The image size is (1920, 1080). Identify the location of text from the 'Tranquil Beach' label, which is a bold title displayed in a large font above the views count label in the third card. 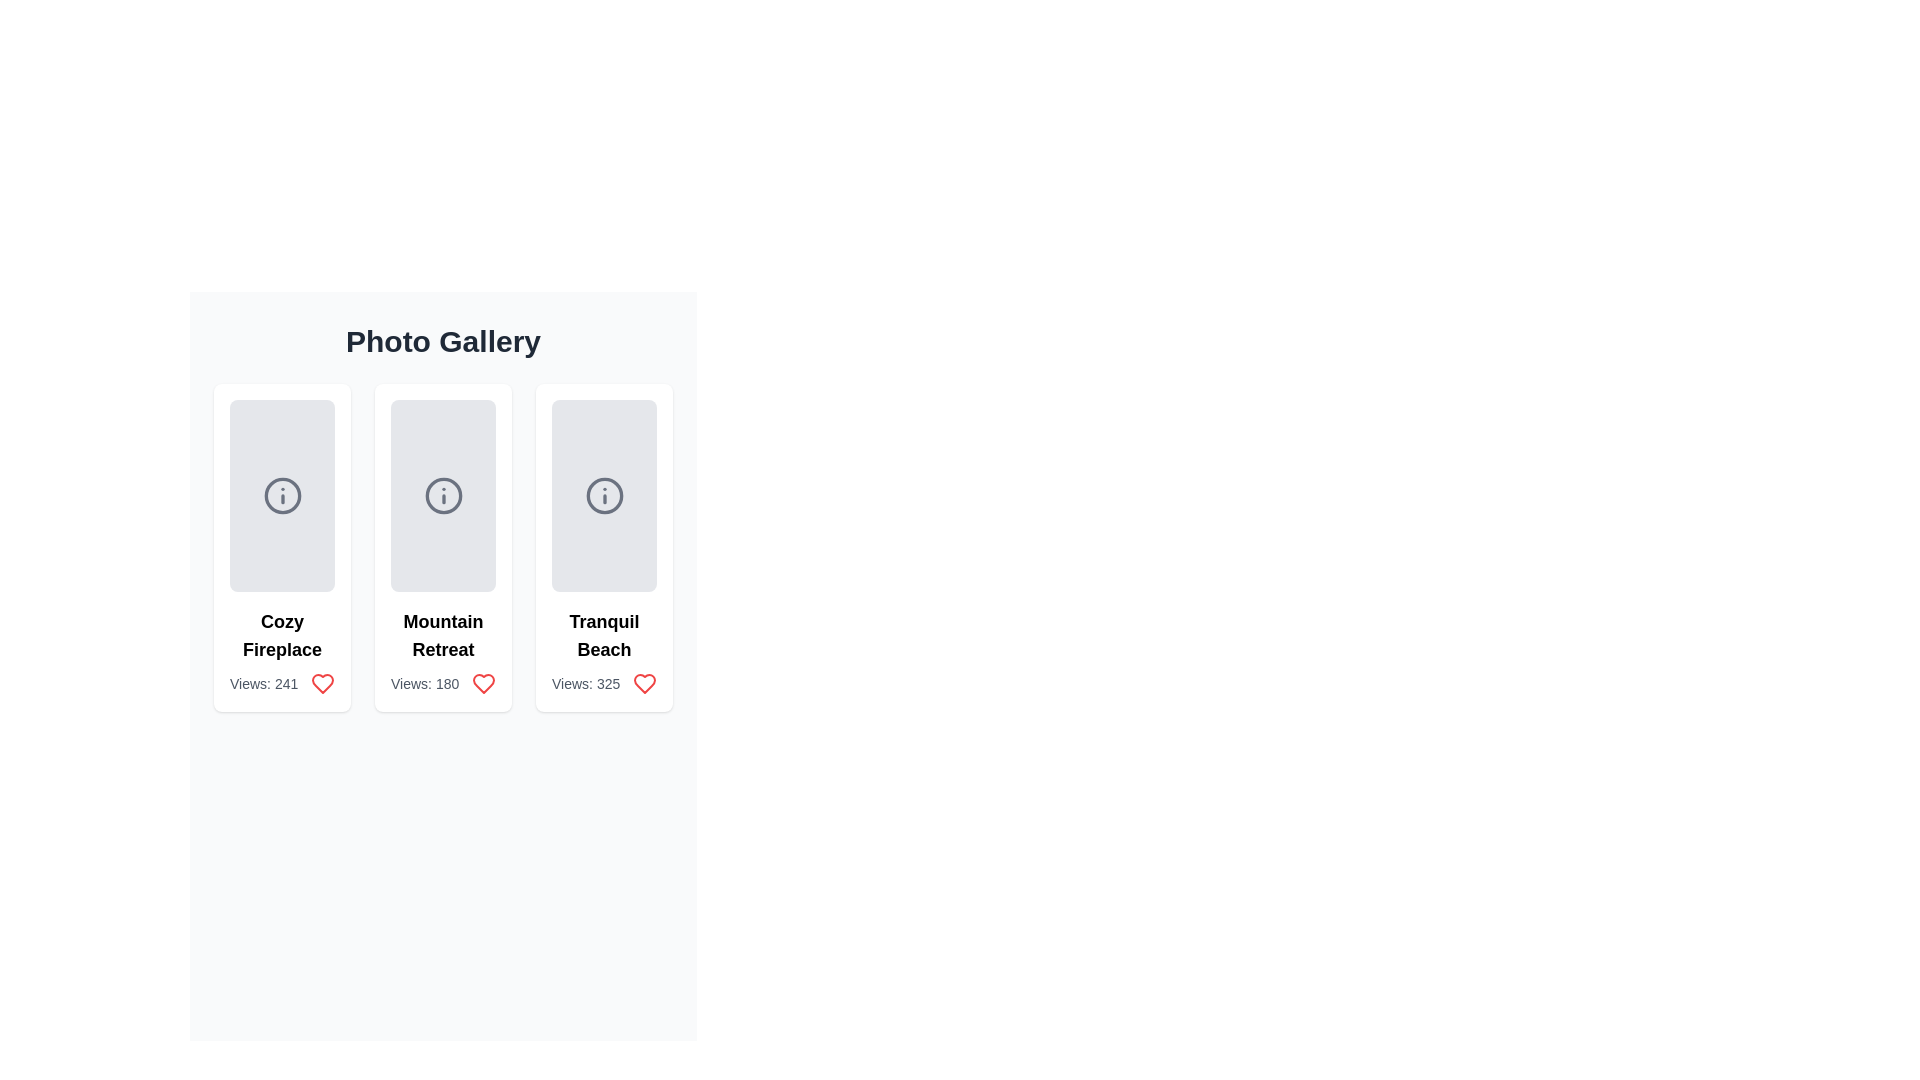
(603, 636).